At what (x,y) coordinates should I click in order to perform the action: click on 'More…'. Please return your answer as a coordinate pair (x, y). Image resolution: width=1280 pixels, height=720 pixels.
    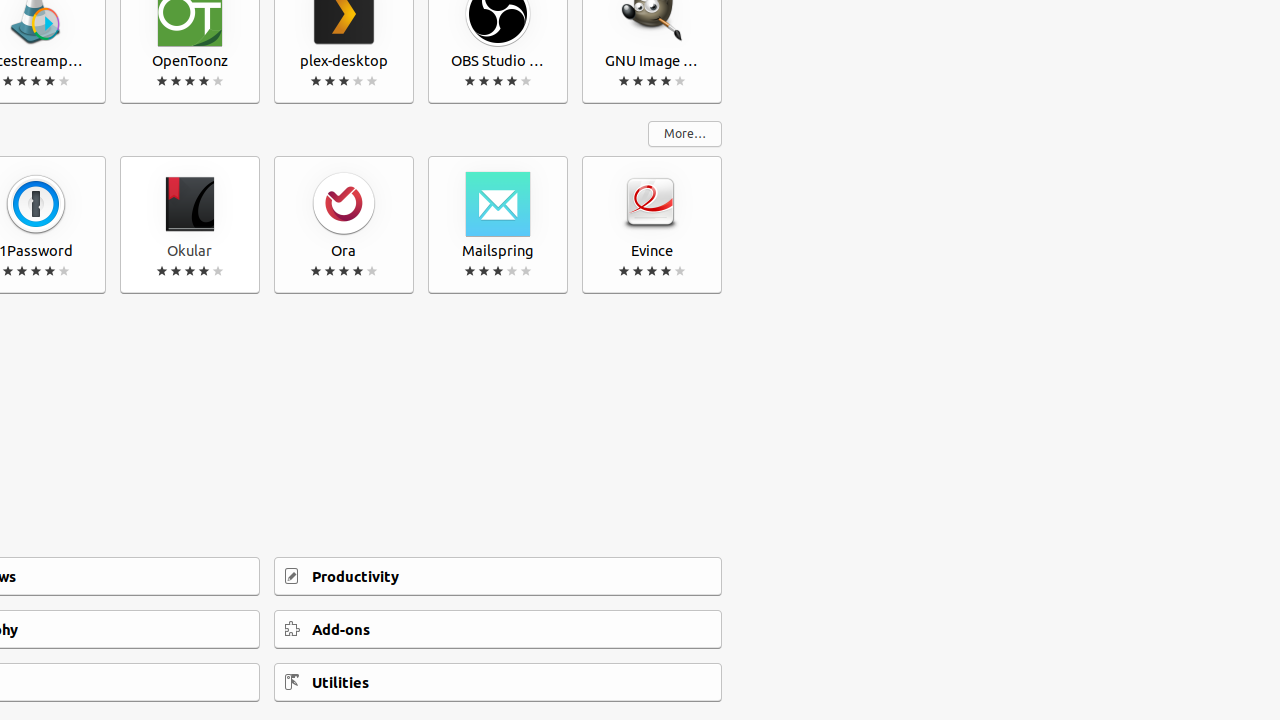
    Looking at the image, I should click on (685, 133).